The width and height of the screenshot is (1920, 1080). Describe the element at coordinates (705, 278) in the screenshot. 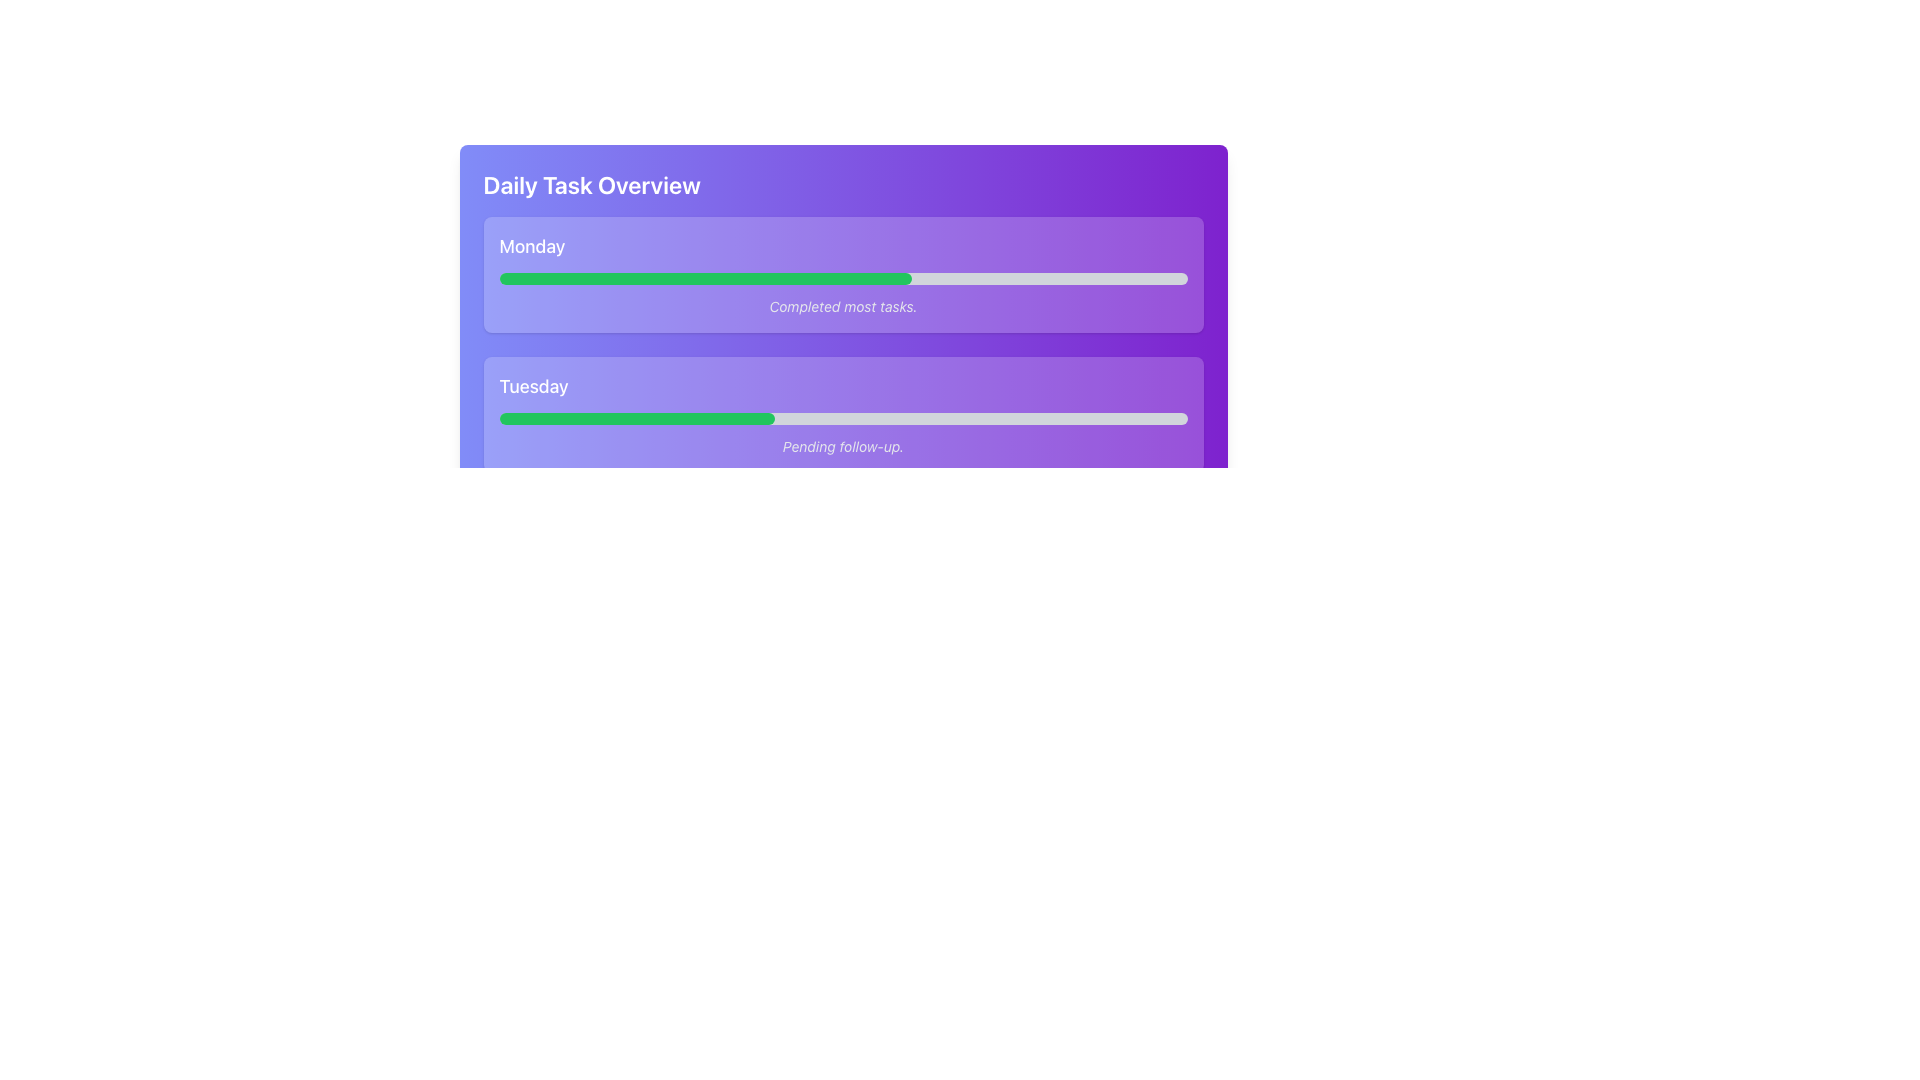

I see `the Progress Bar Segment labeled 'Monday' which currently displays 60% progress` at that location.